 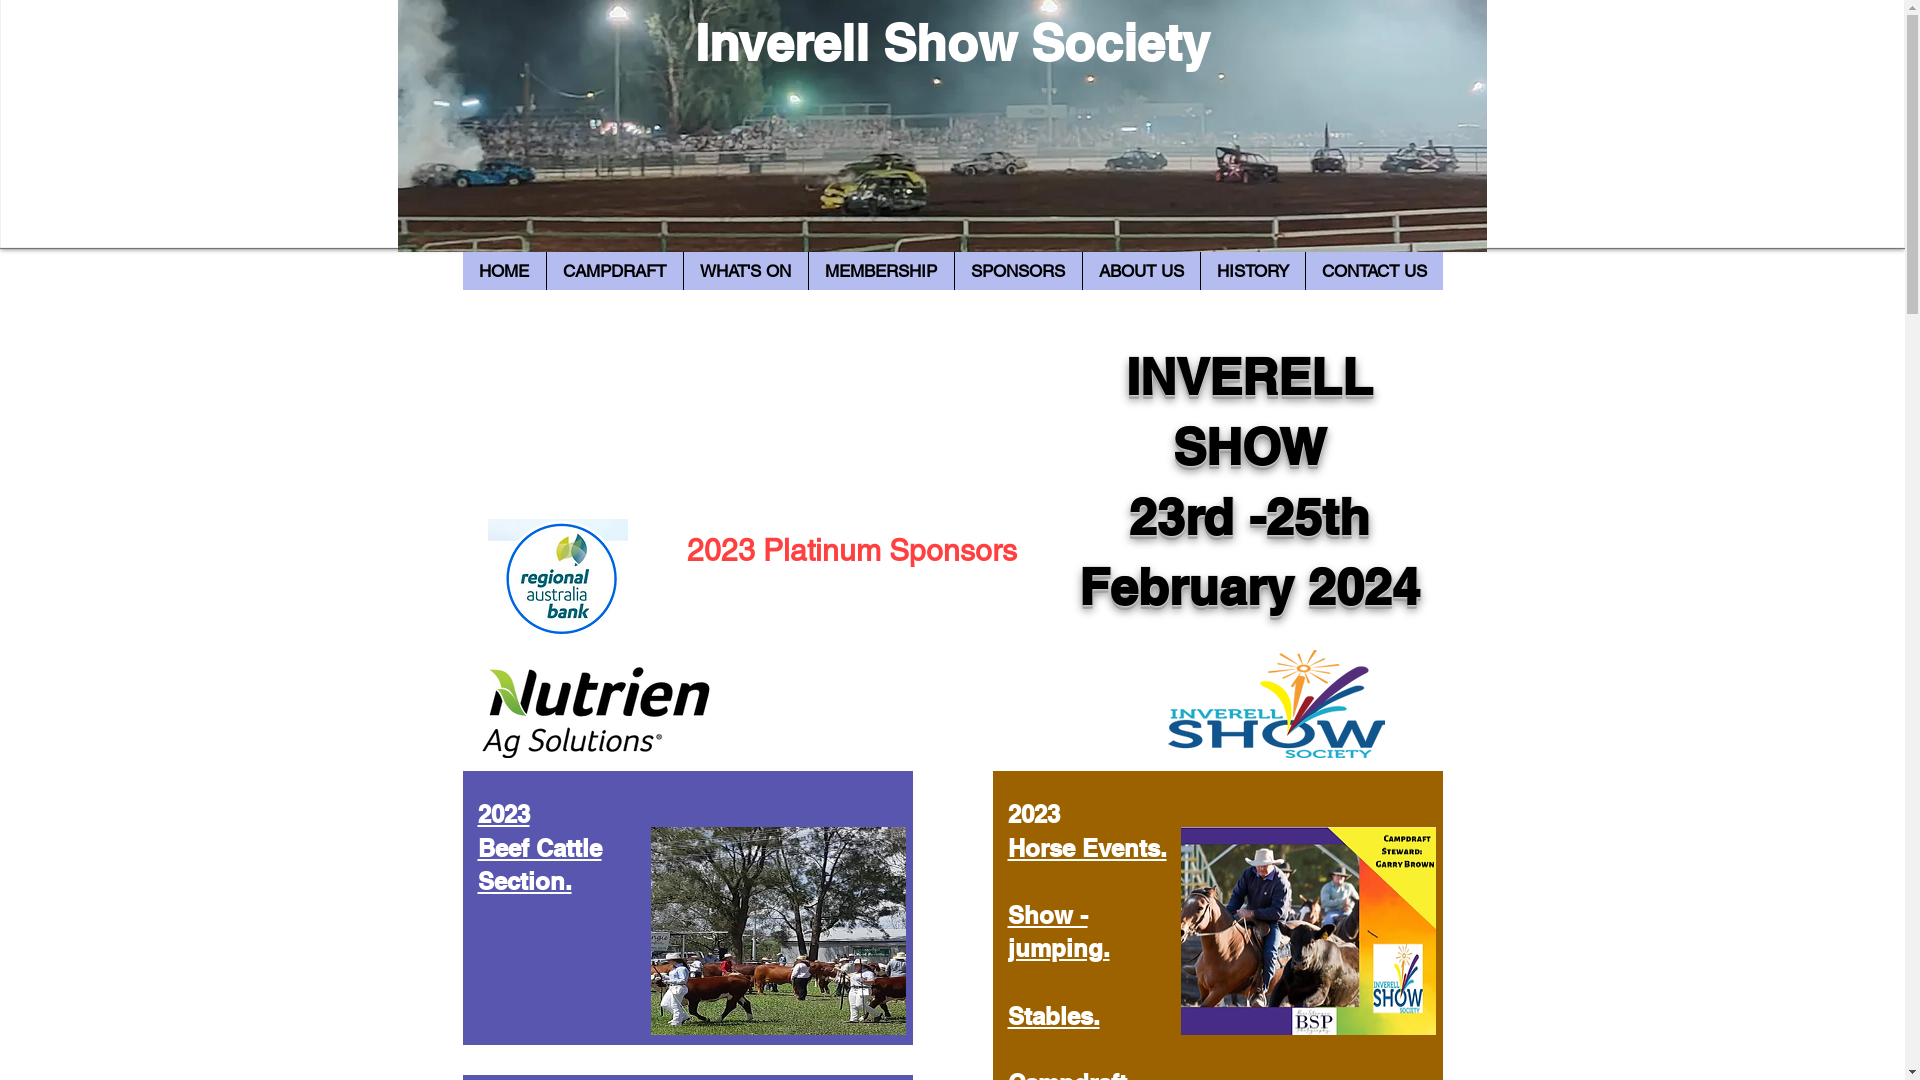 What do you see at coordinates (951, 42) in the screenshot?
I see `'Inverell Show Society'` at bounding box center [951, 42].